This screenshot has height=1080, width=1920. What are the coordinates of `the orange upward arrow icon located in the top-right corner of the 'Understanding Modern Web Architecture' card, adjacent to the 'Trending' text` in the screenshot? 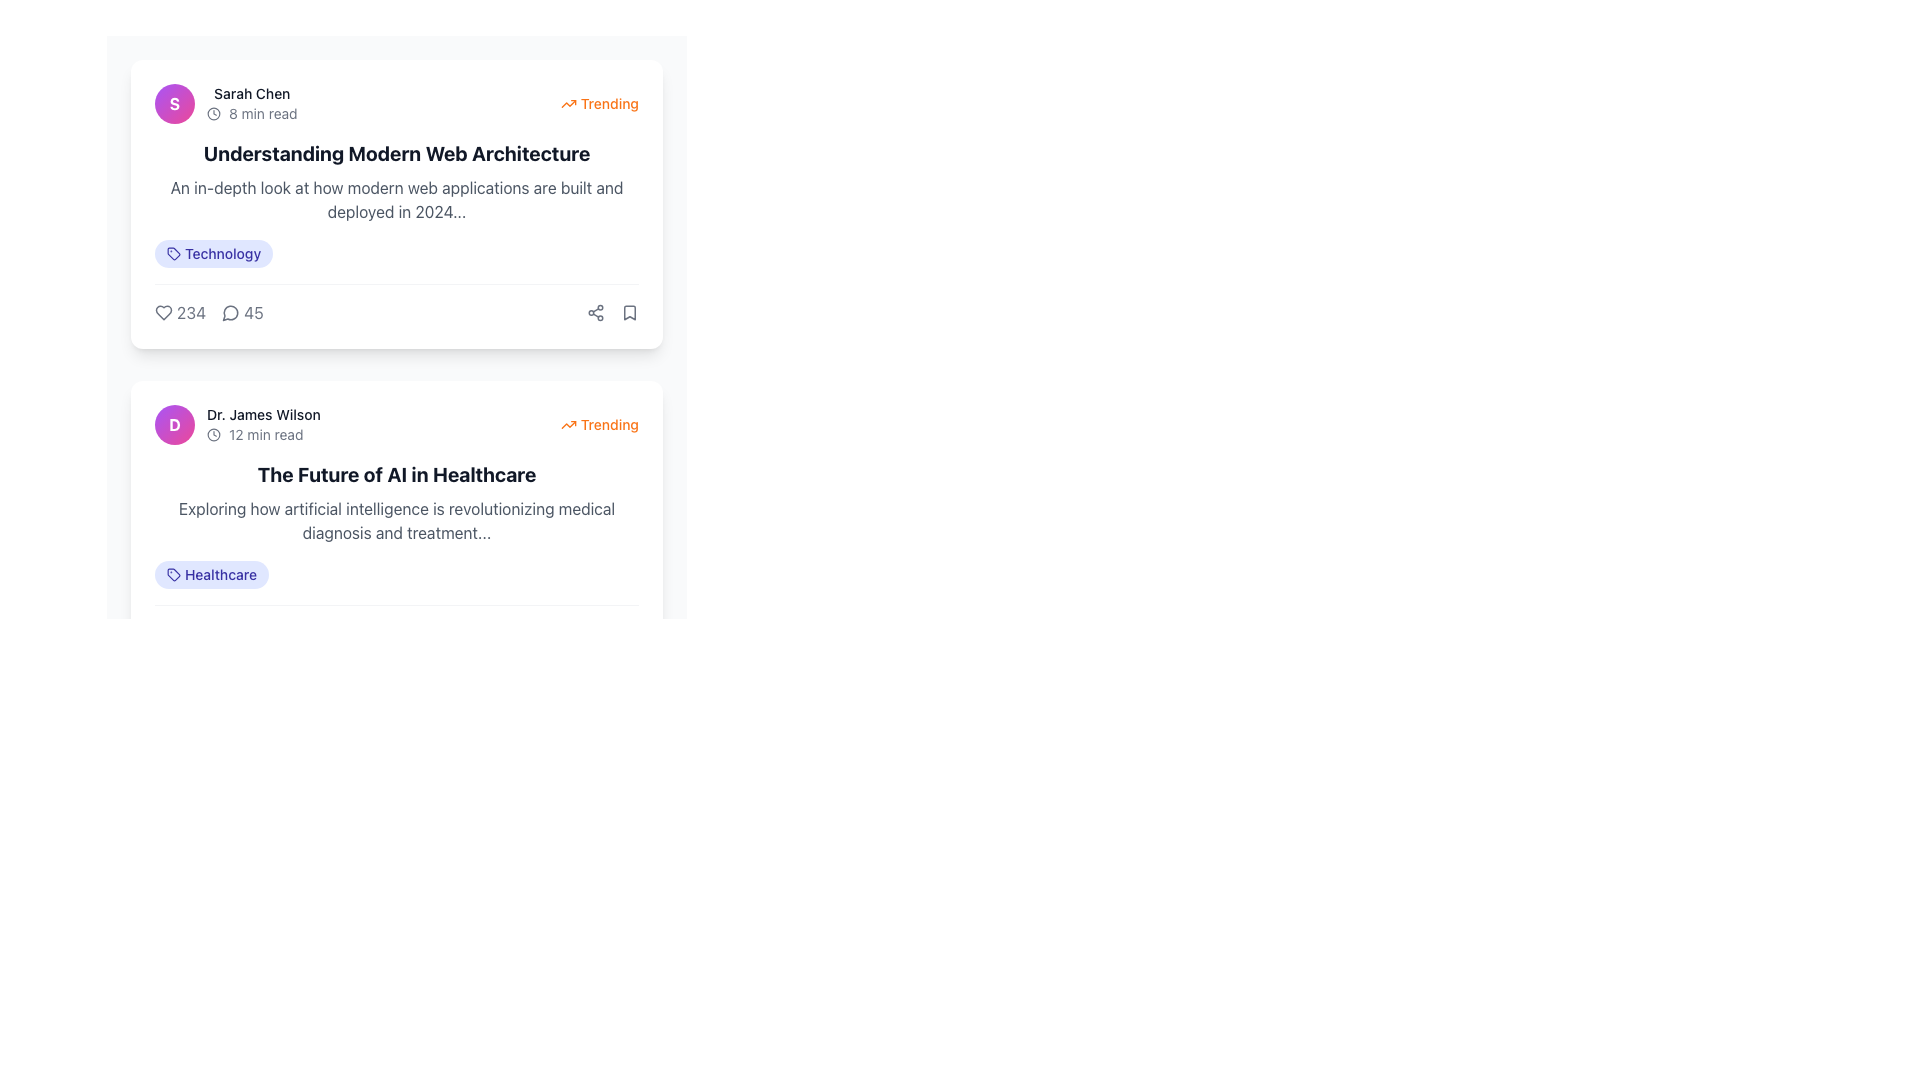 It's located at (567, 104).